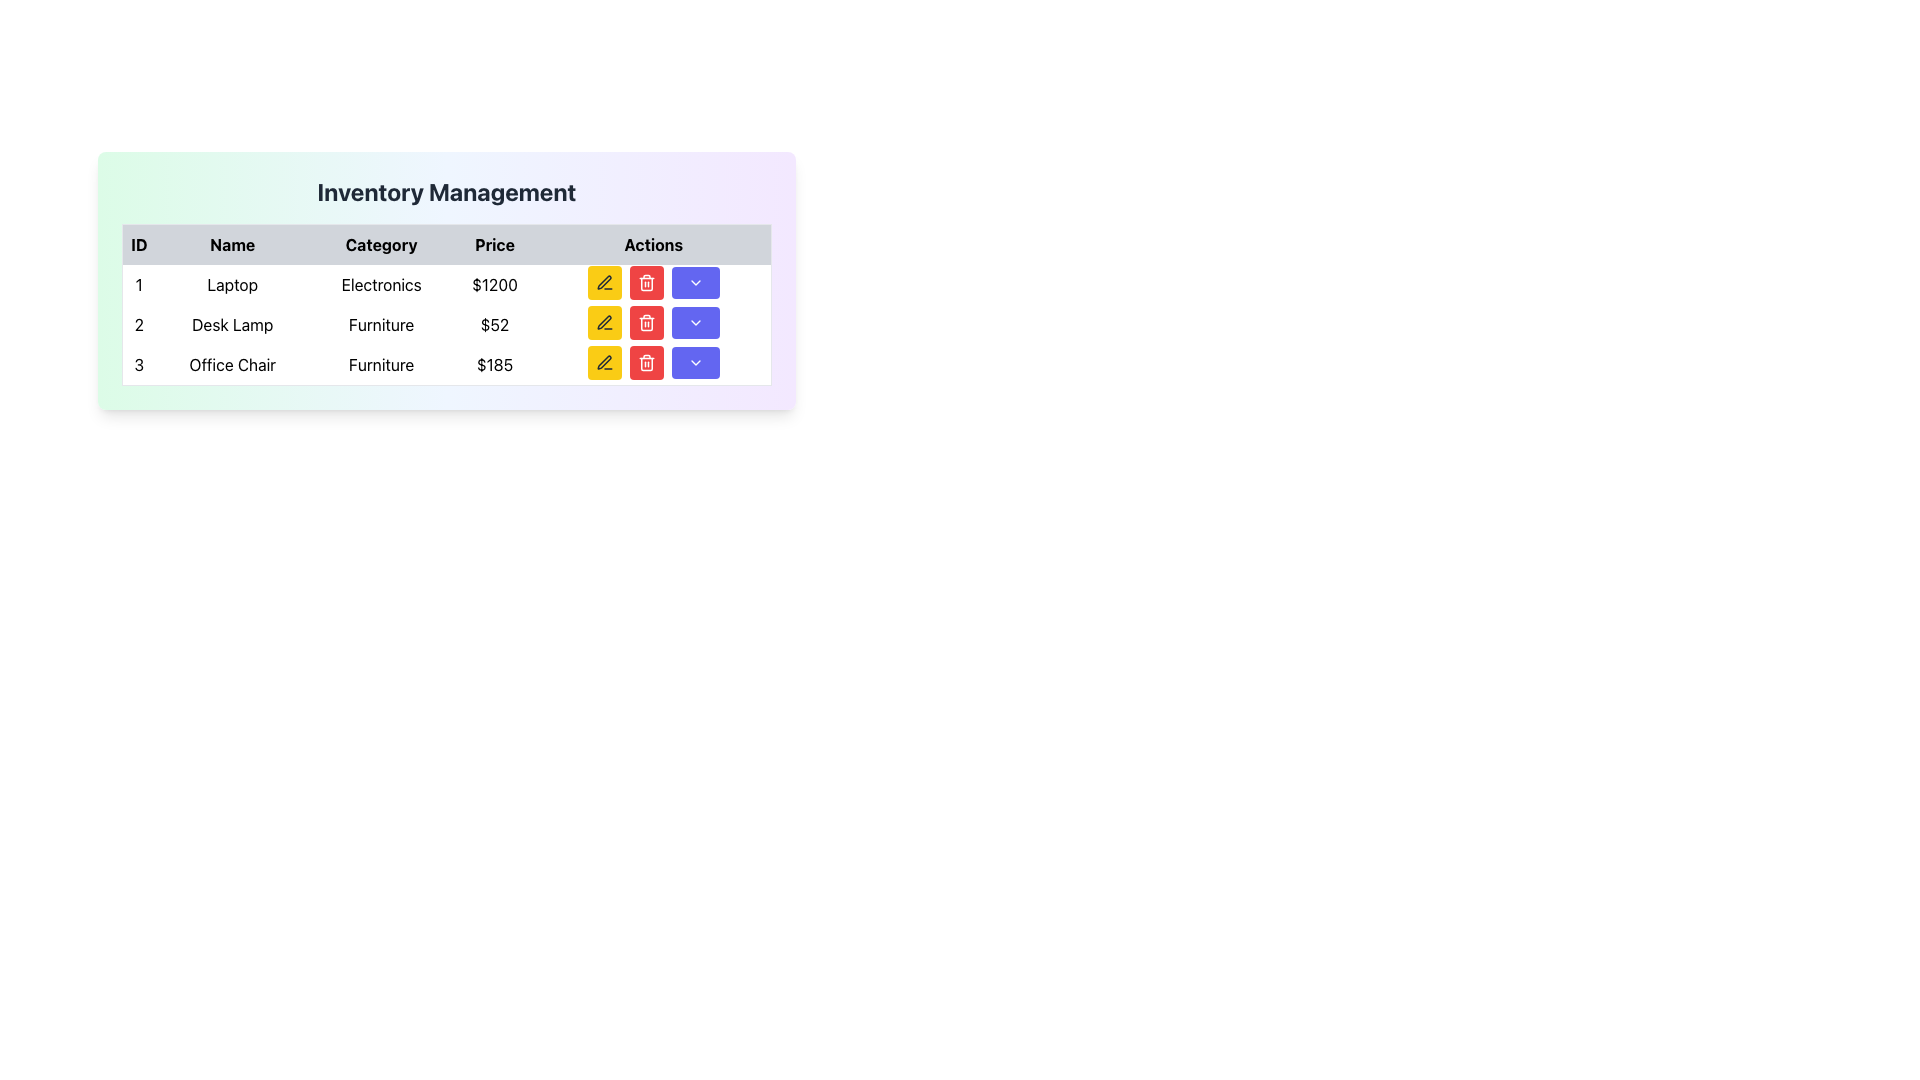  I want to click on on the 'Laptop' text label in the first row and second column of the inventory table, so click(231, 285).